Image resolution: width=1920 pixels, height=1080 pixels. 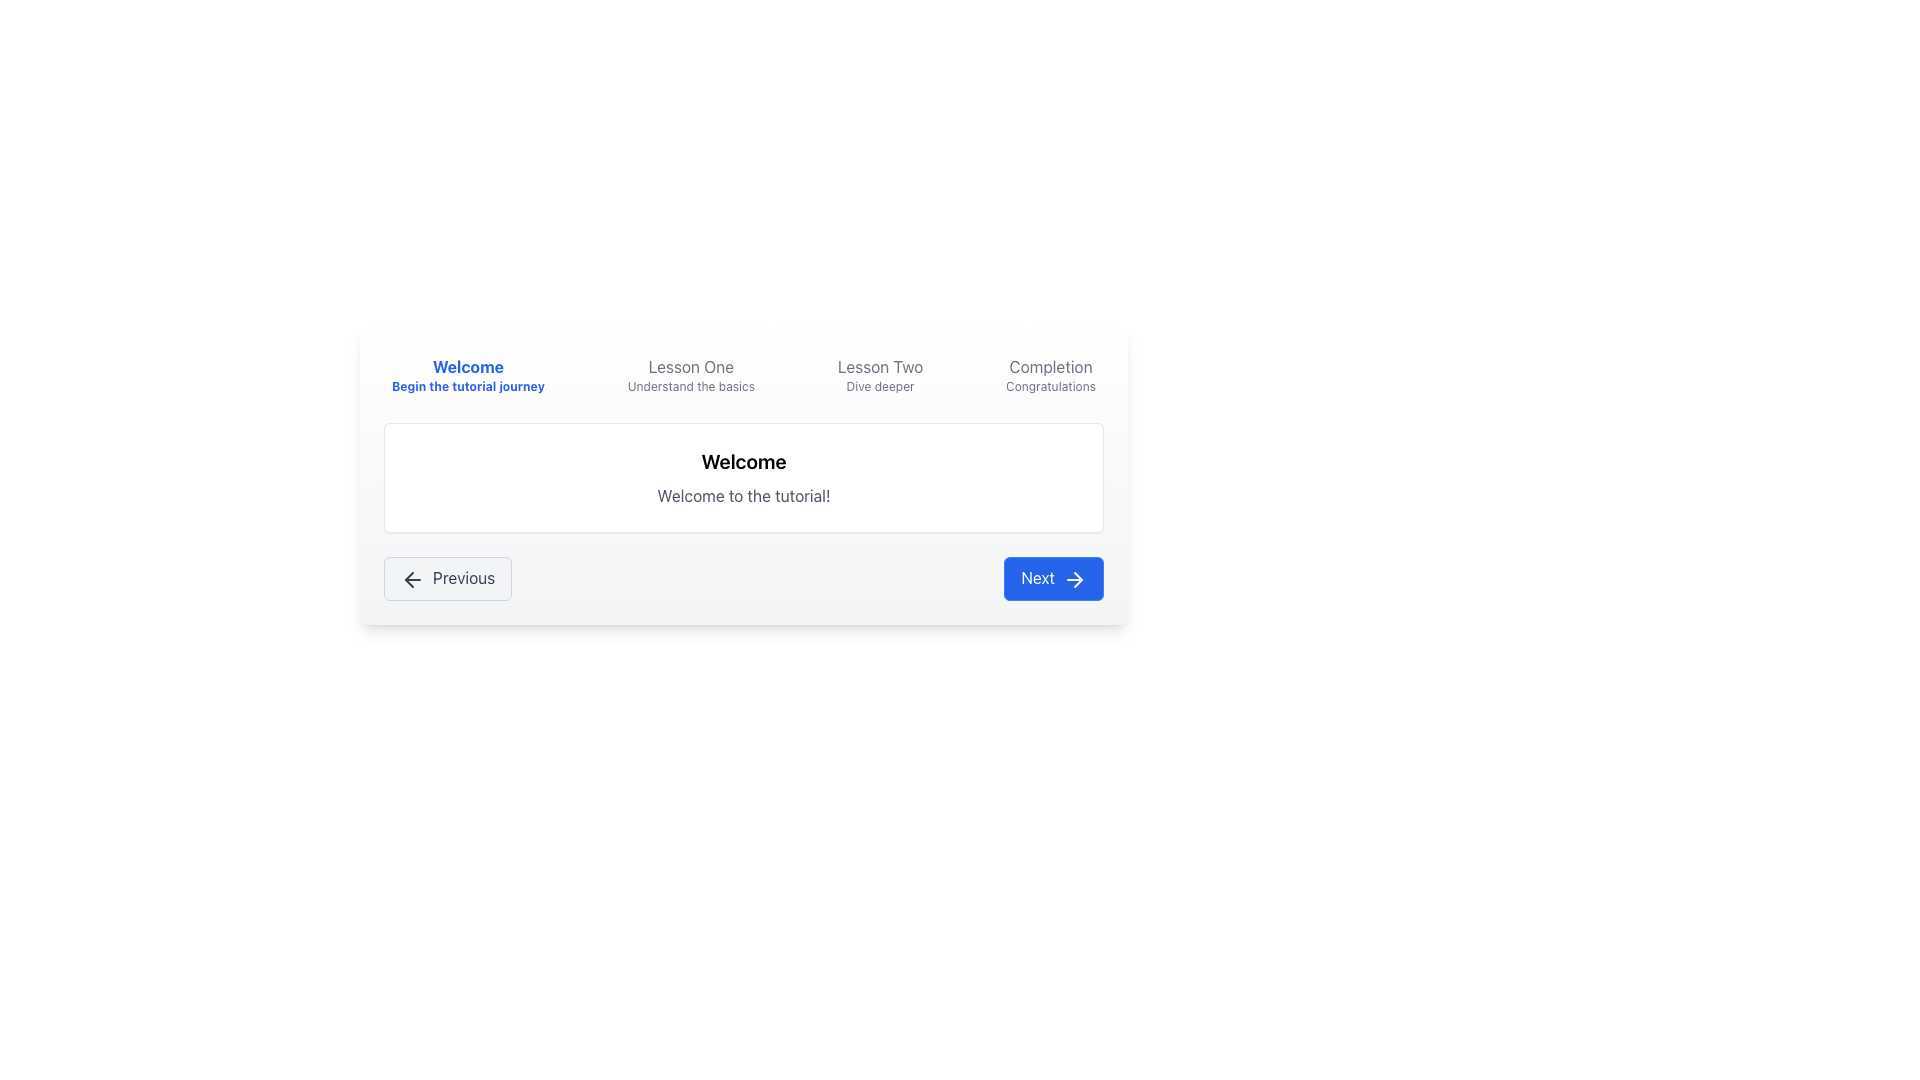 What do you see at coordinates (691, 366) in the screenshot?
I see `the text label that identifies the first lesson in the tutorial, which is positioned above the 'Understand the basics' text in the horizontal menu listing lessons` at bounding box center [691, 366].